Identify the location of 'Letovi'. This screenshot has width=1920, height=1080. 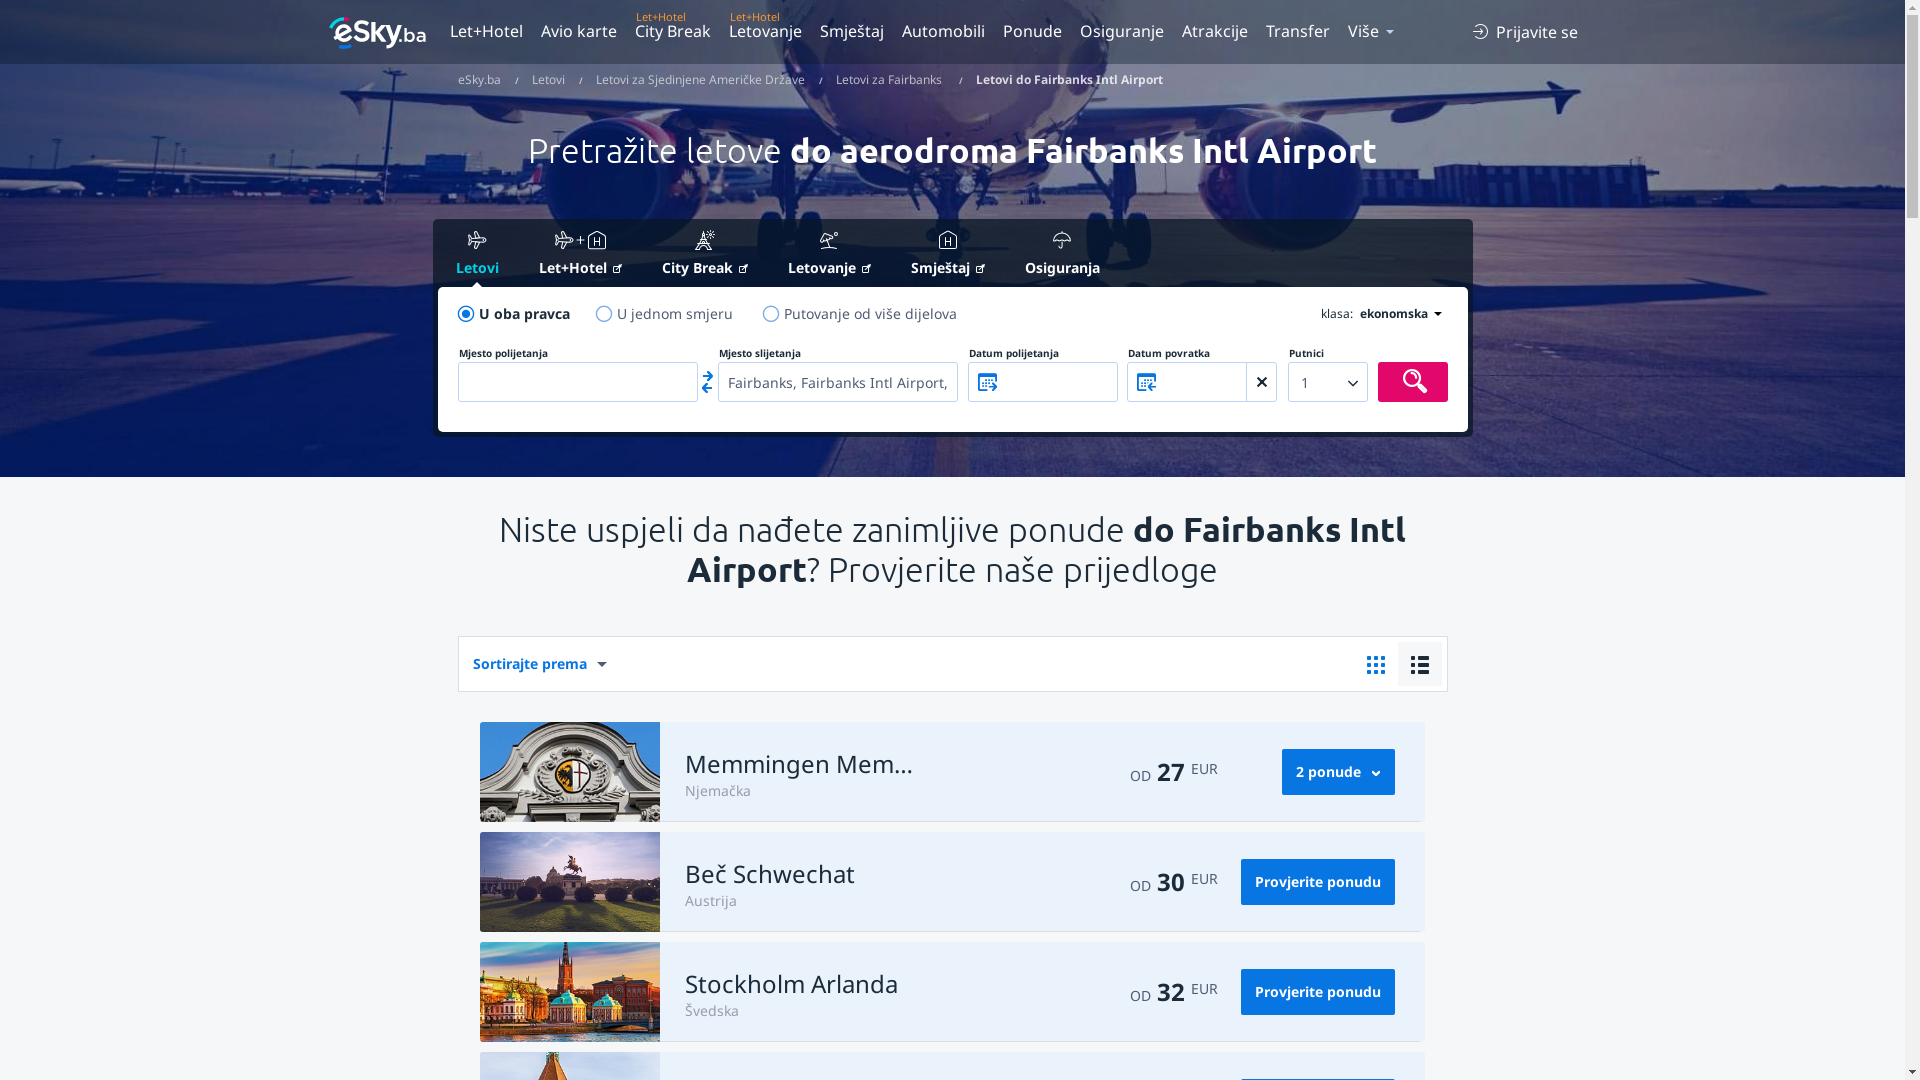
(548, 79).